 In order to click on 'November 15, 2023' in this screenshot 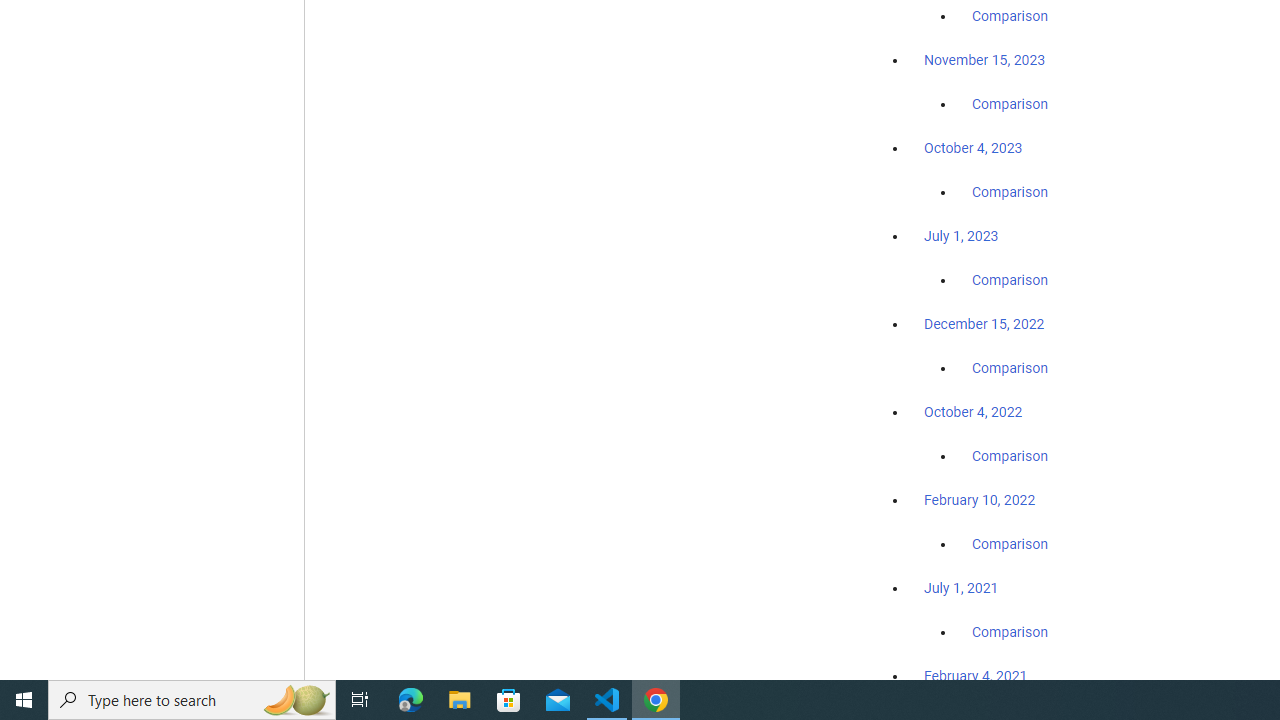, I will do `click(984, 59)`.